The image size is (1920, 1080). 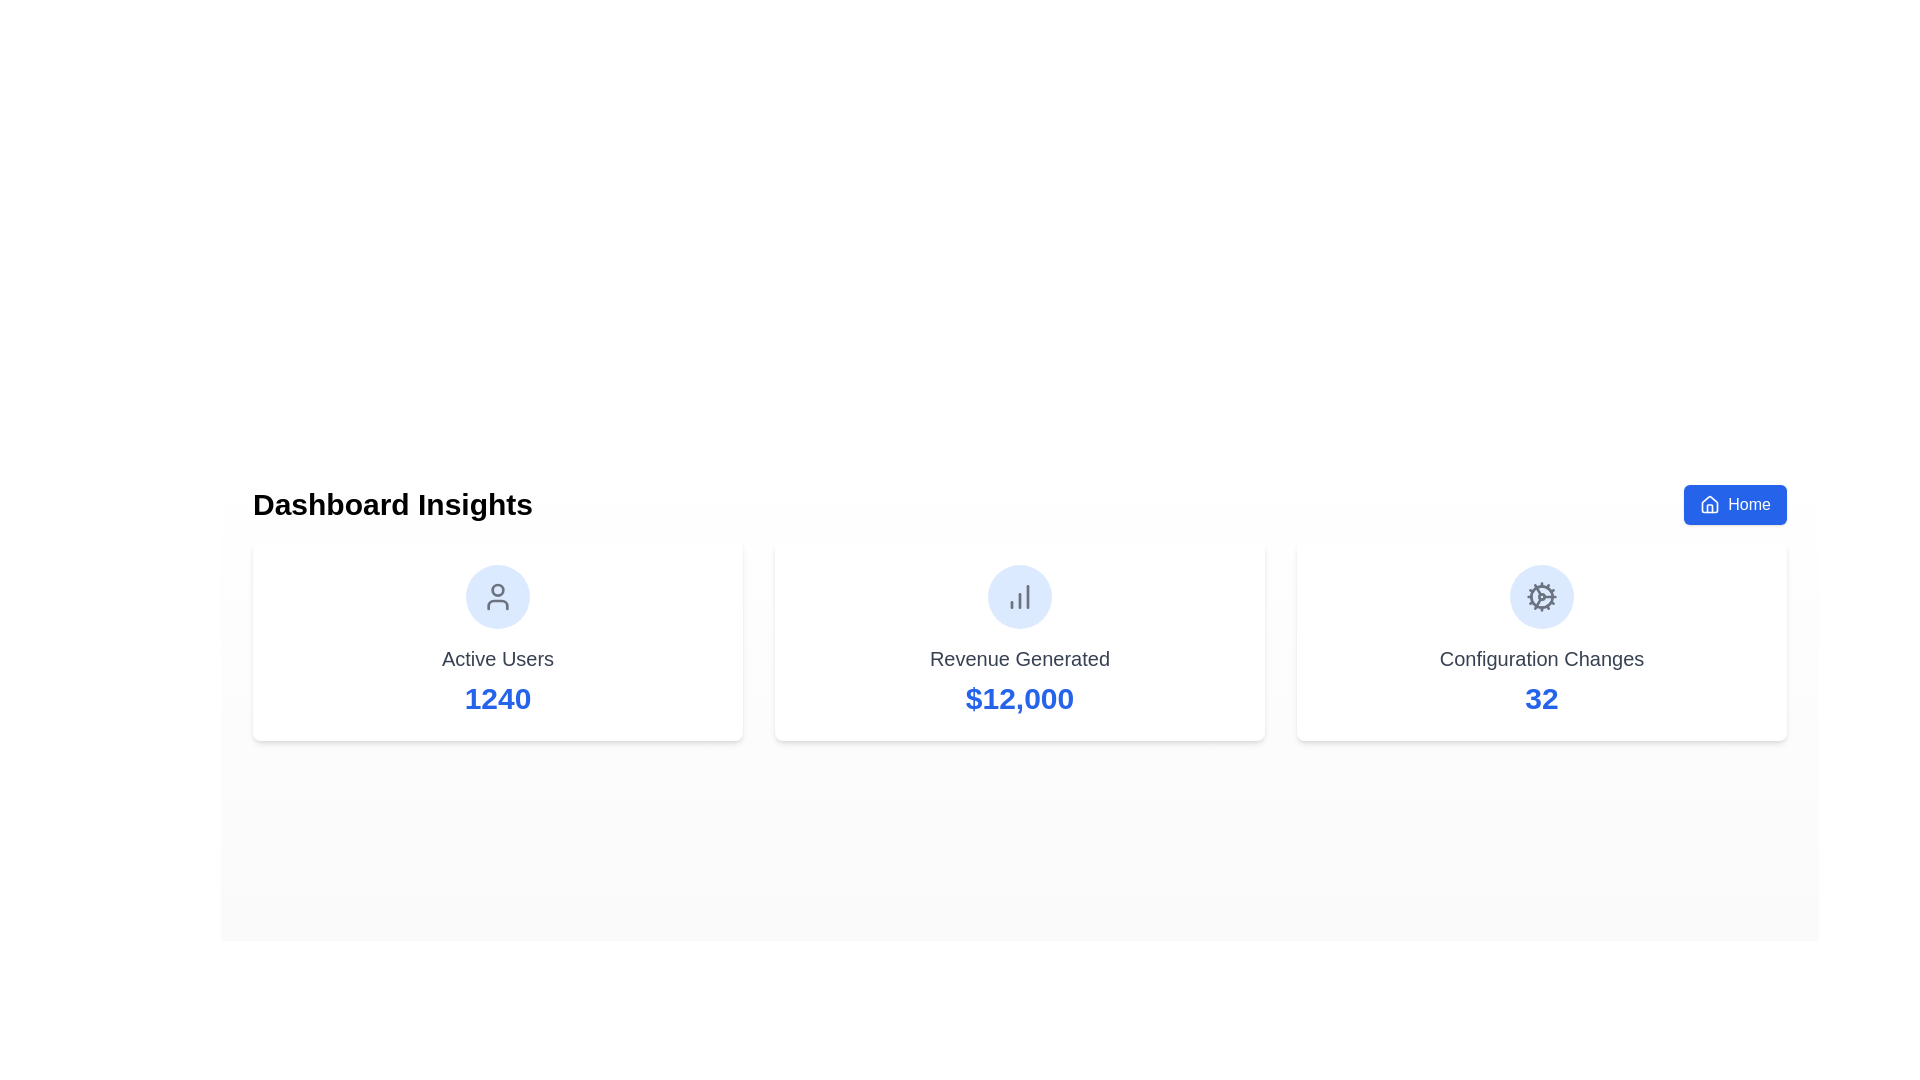 What do you see at coordinates (498, 589) in the screenshot?
I see `the graphical circle element within the SVG representation of the user icon, located above the text 'Active Users 1240' on the leftmost card of the dashboard` at bounding box center [498, 589].